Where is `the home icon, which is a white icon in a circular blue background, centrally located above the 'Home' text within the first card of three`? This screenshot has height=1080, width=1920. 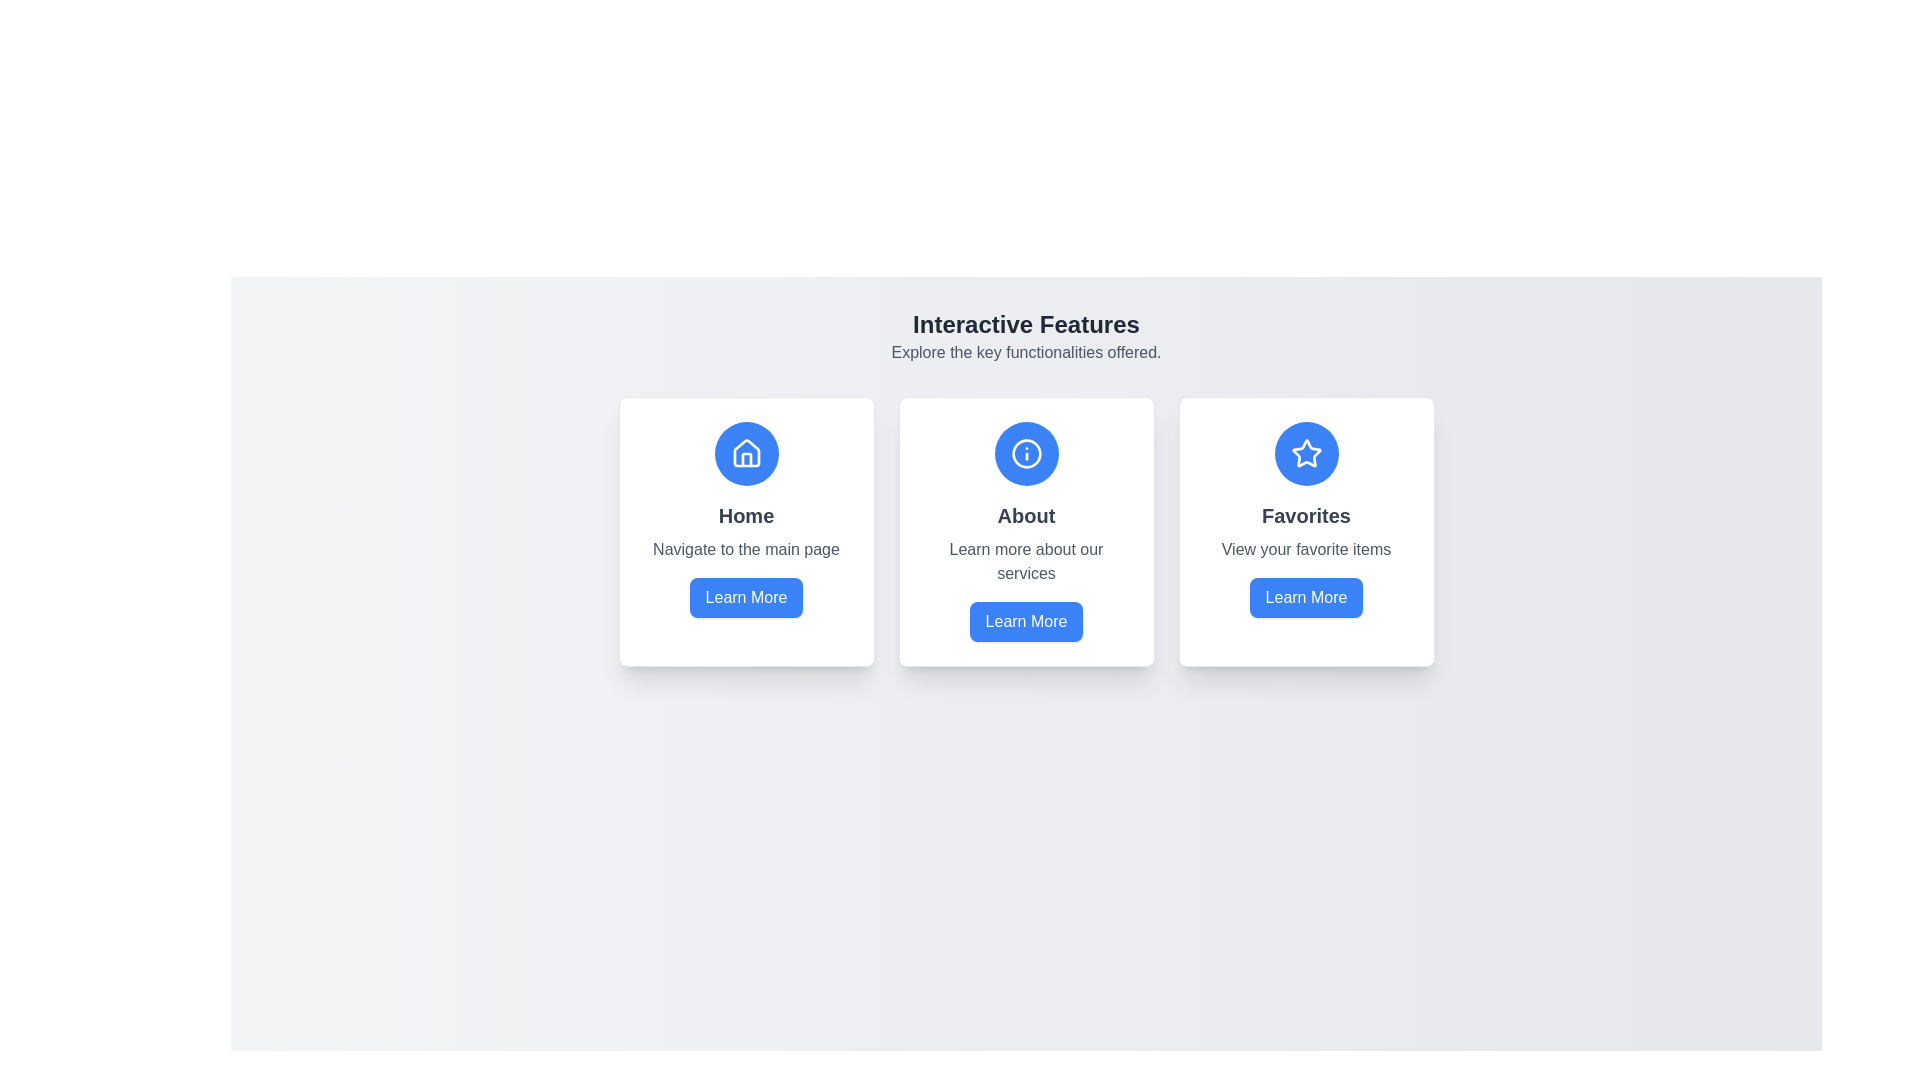
the home icon, which is a white icon in a circular blue background, centrally located above the 'Home' text within the first card of three is located at coordinates (745, 454).